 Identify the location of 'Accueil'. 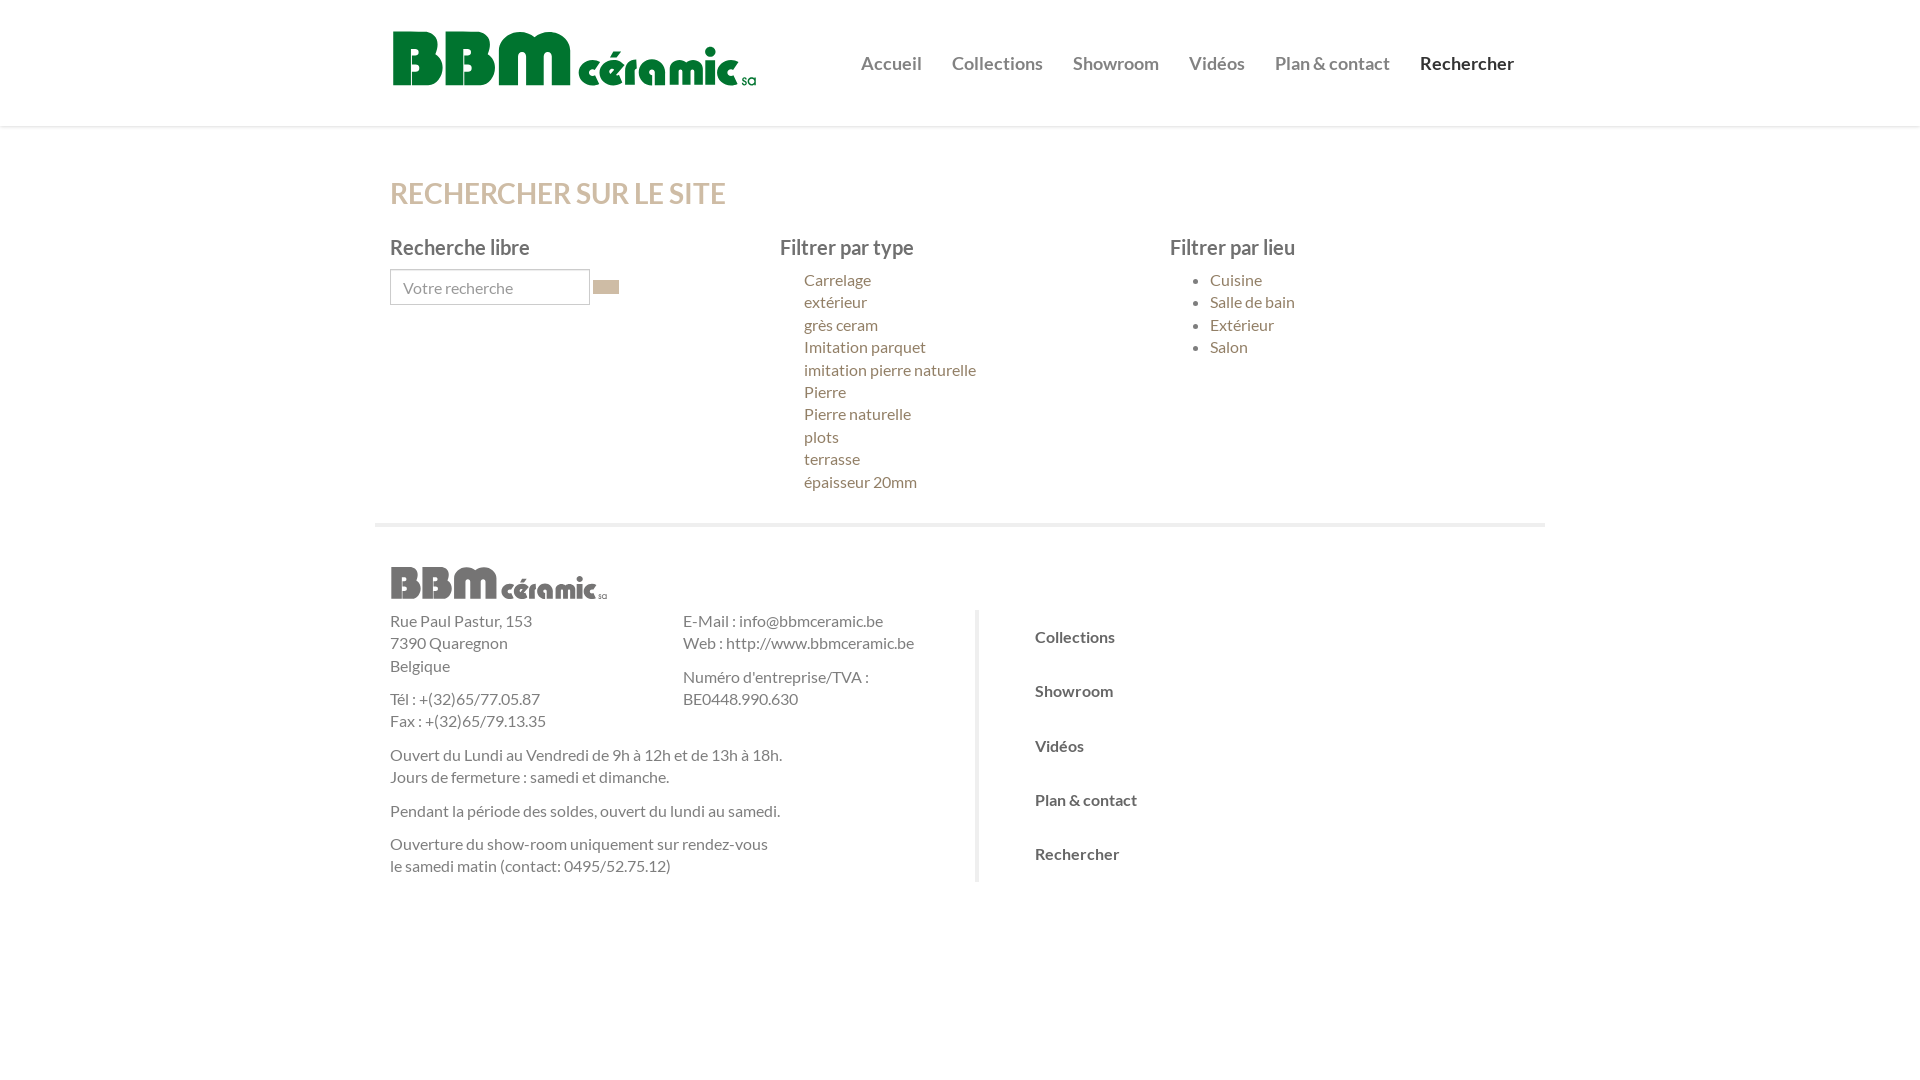
(890, 46).